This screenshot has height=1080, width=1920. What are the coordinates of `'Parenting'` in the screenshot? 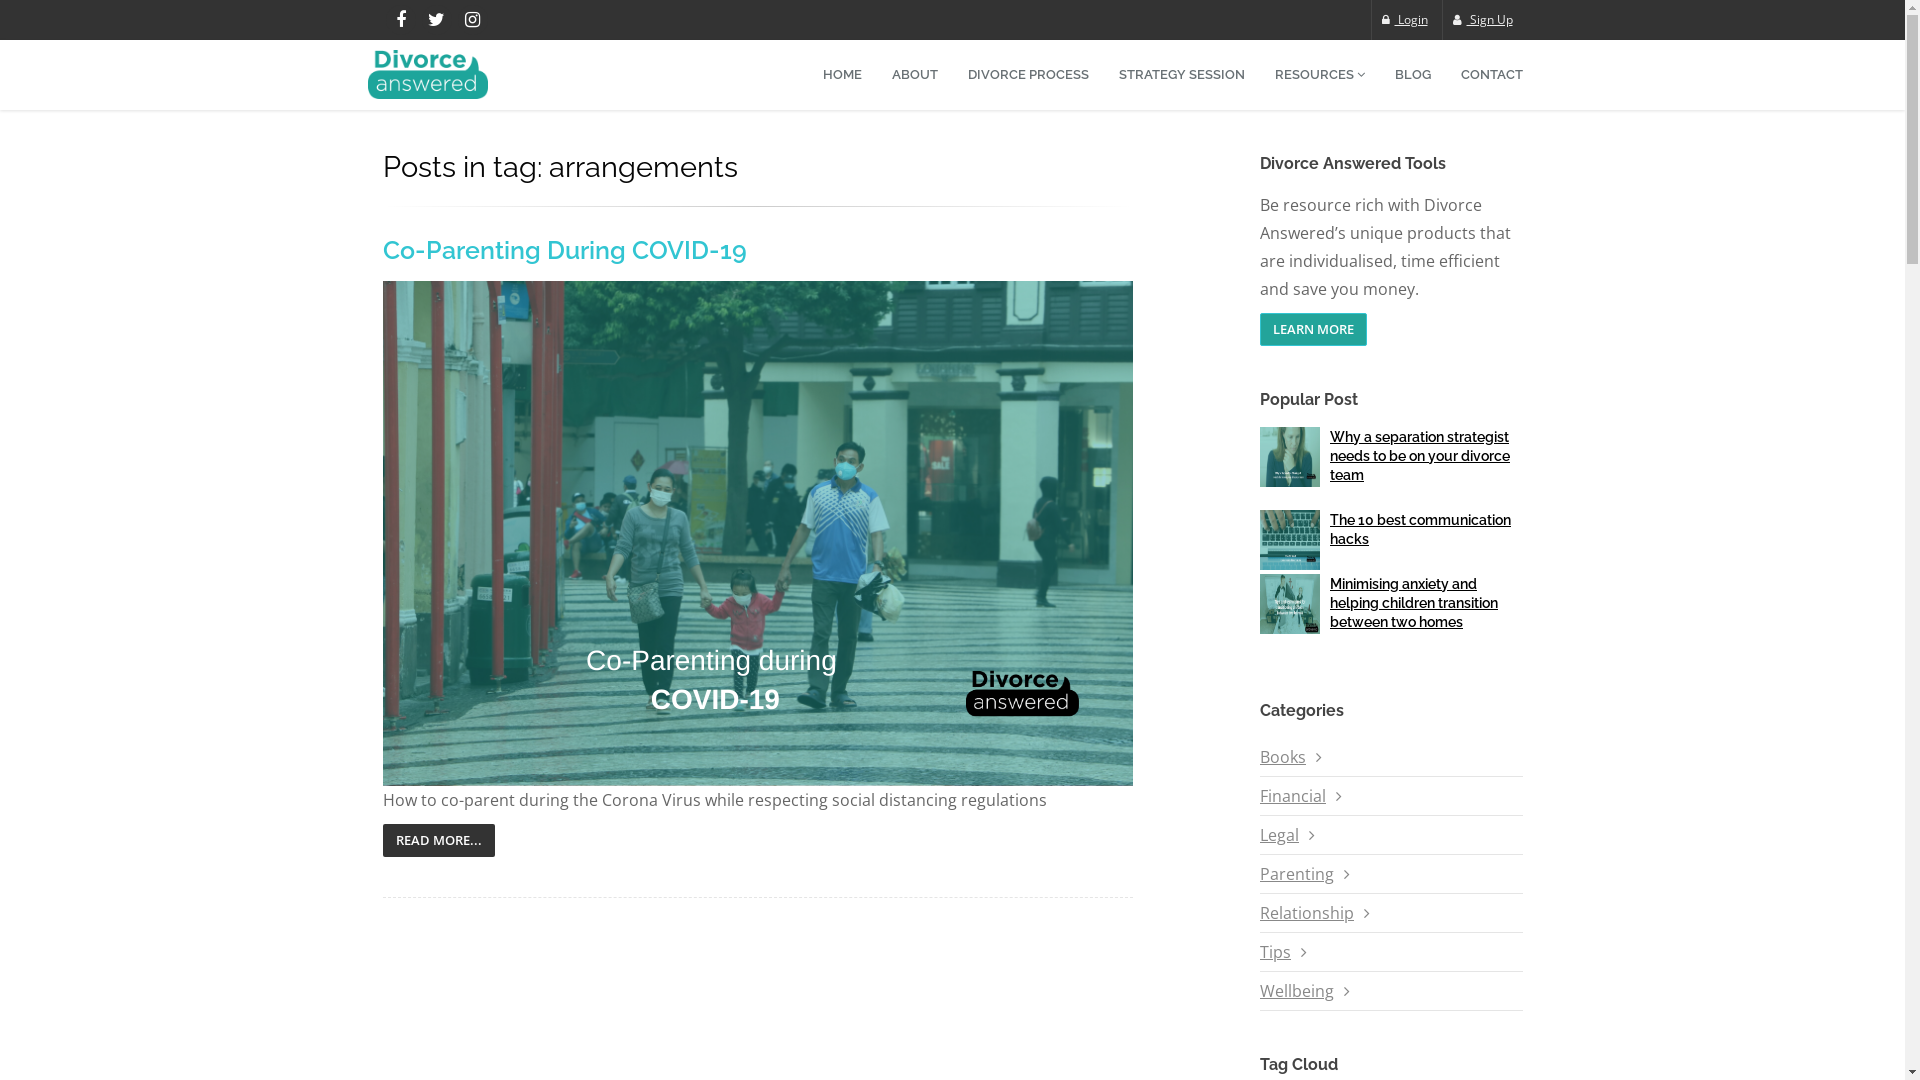 It's located at (1296, 873).